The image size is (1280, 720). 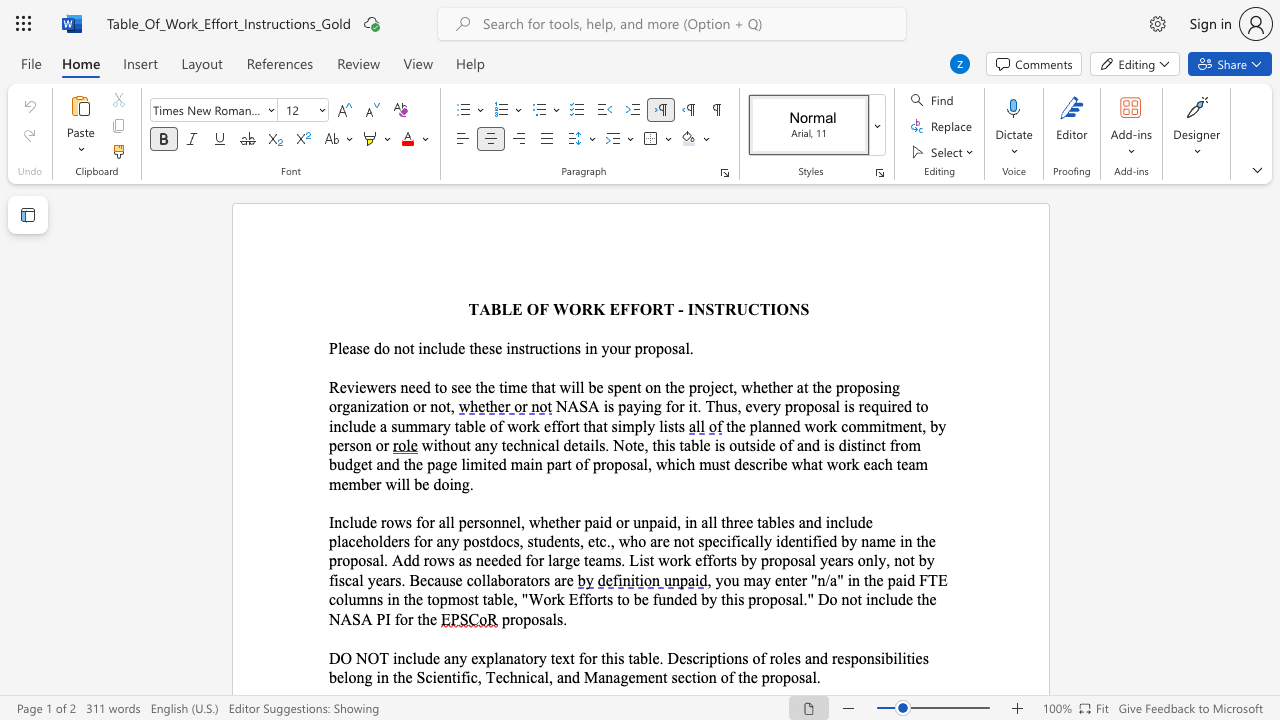 What do you see at coordinates (367, 405) in the screenshot?
I see `the 5th character "i" in the text` at bounding box center [367, 405].